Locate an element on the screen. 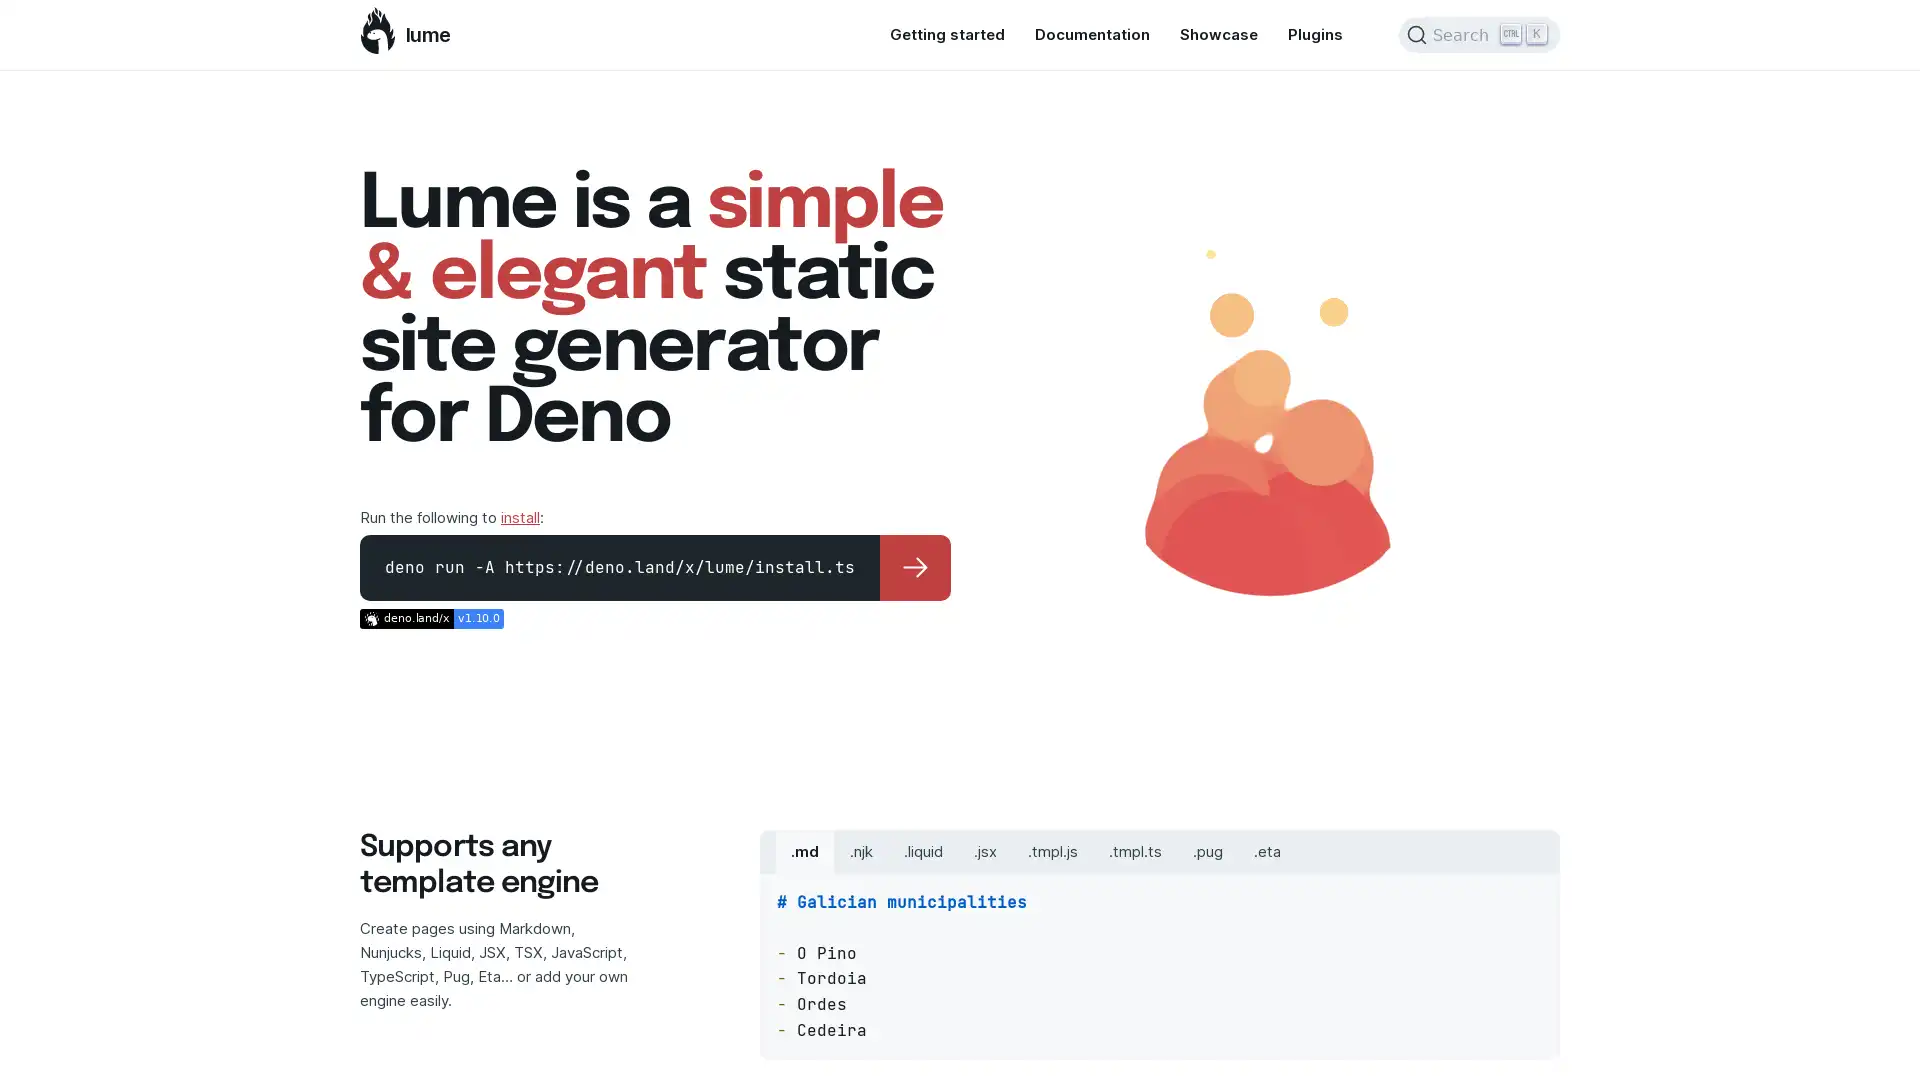  Search is located at coordinates (1479, 34).